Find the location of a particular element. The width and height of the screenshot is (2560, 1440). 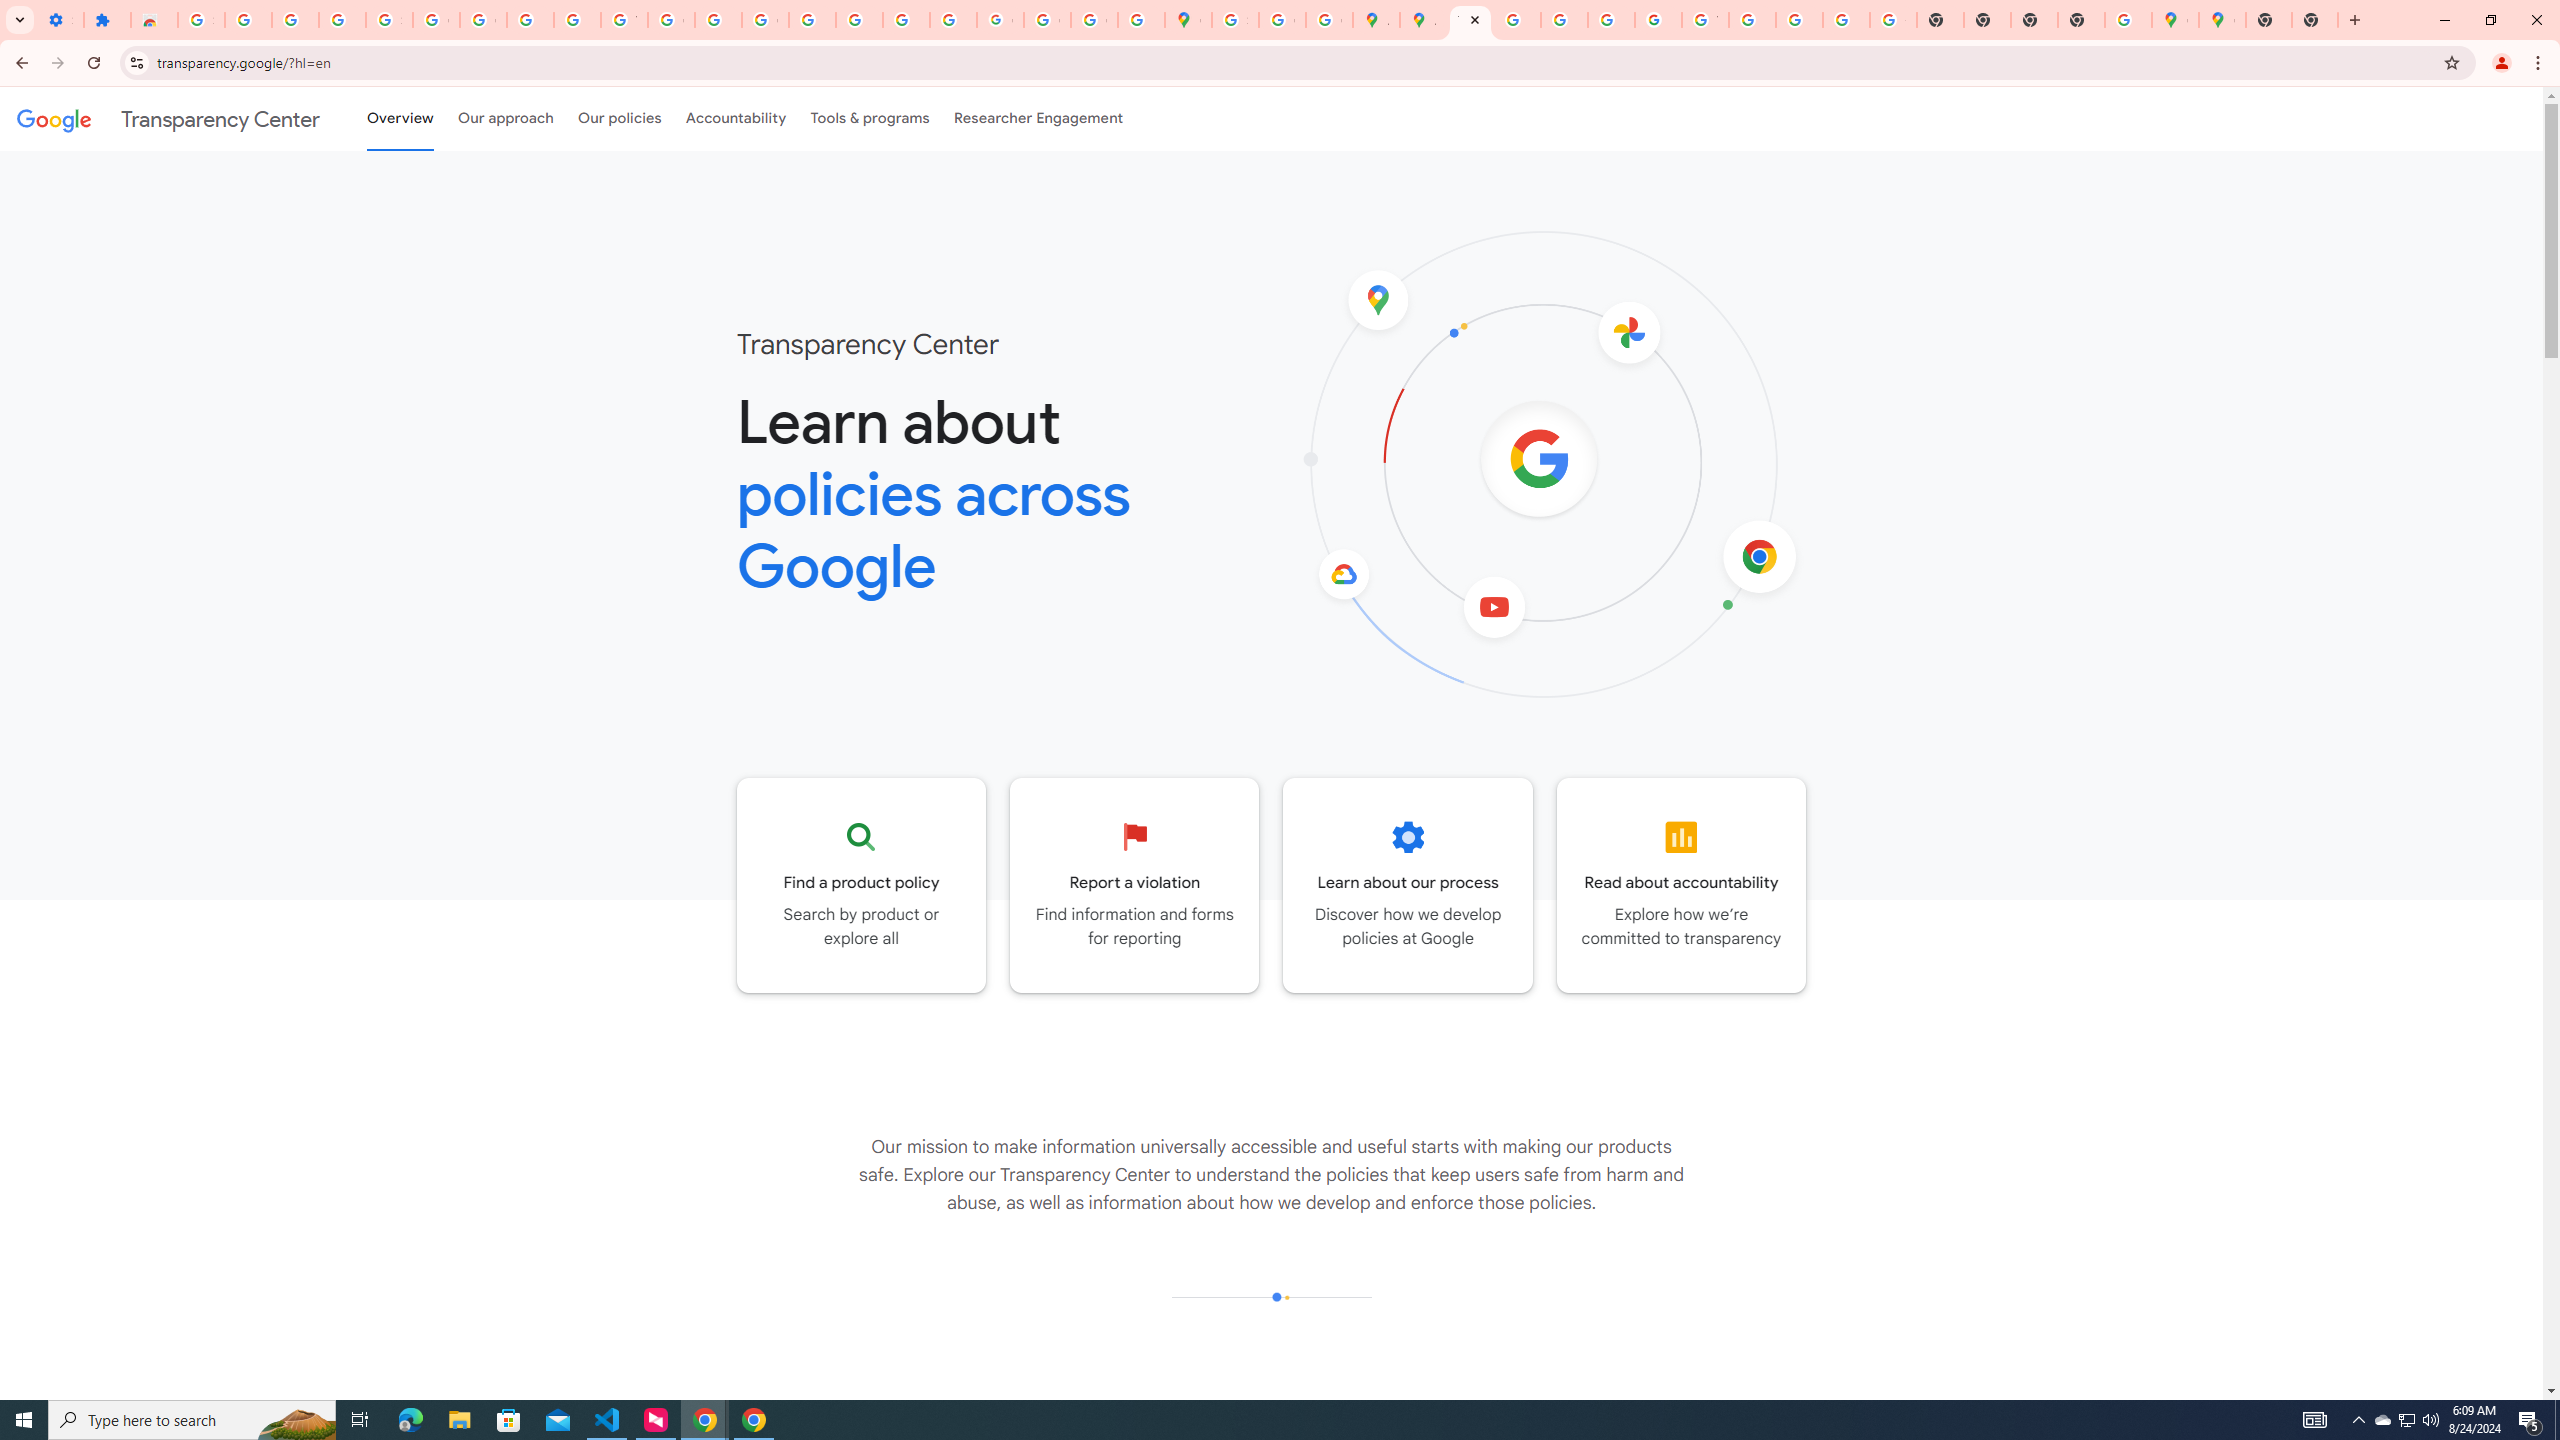

'Google Account Help' is located at coordinates (436, 19).